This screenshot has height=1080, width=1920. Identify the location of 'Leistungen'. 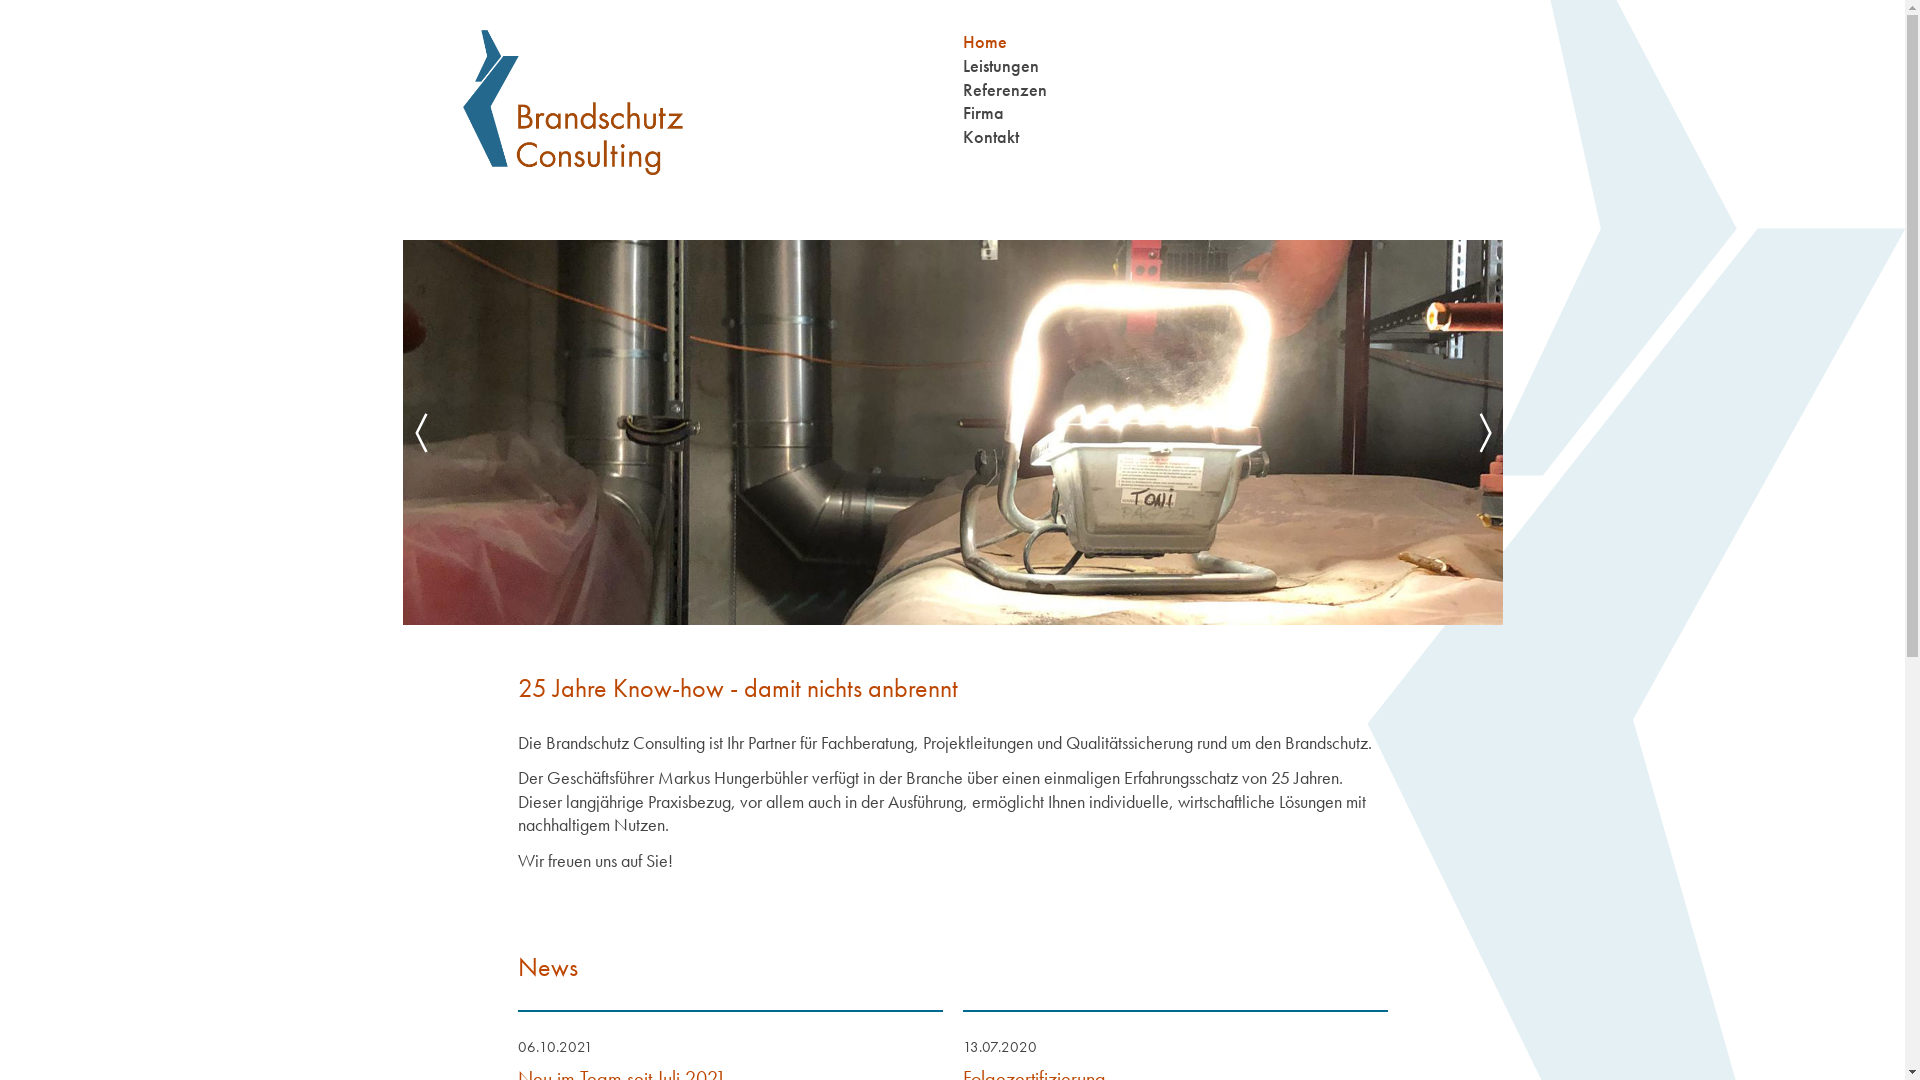
(999, 64).